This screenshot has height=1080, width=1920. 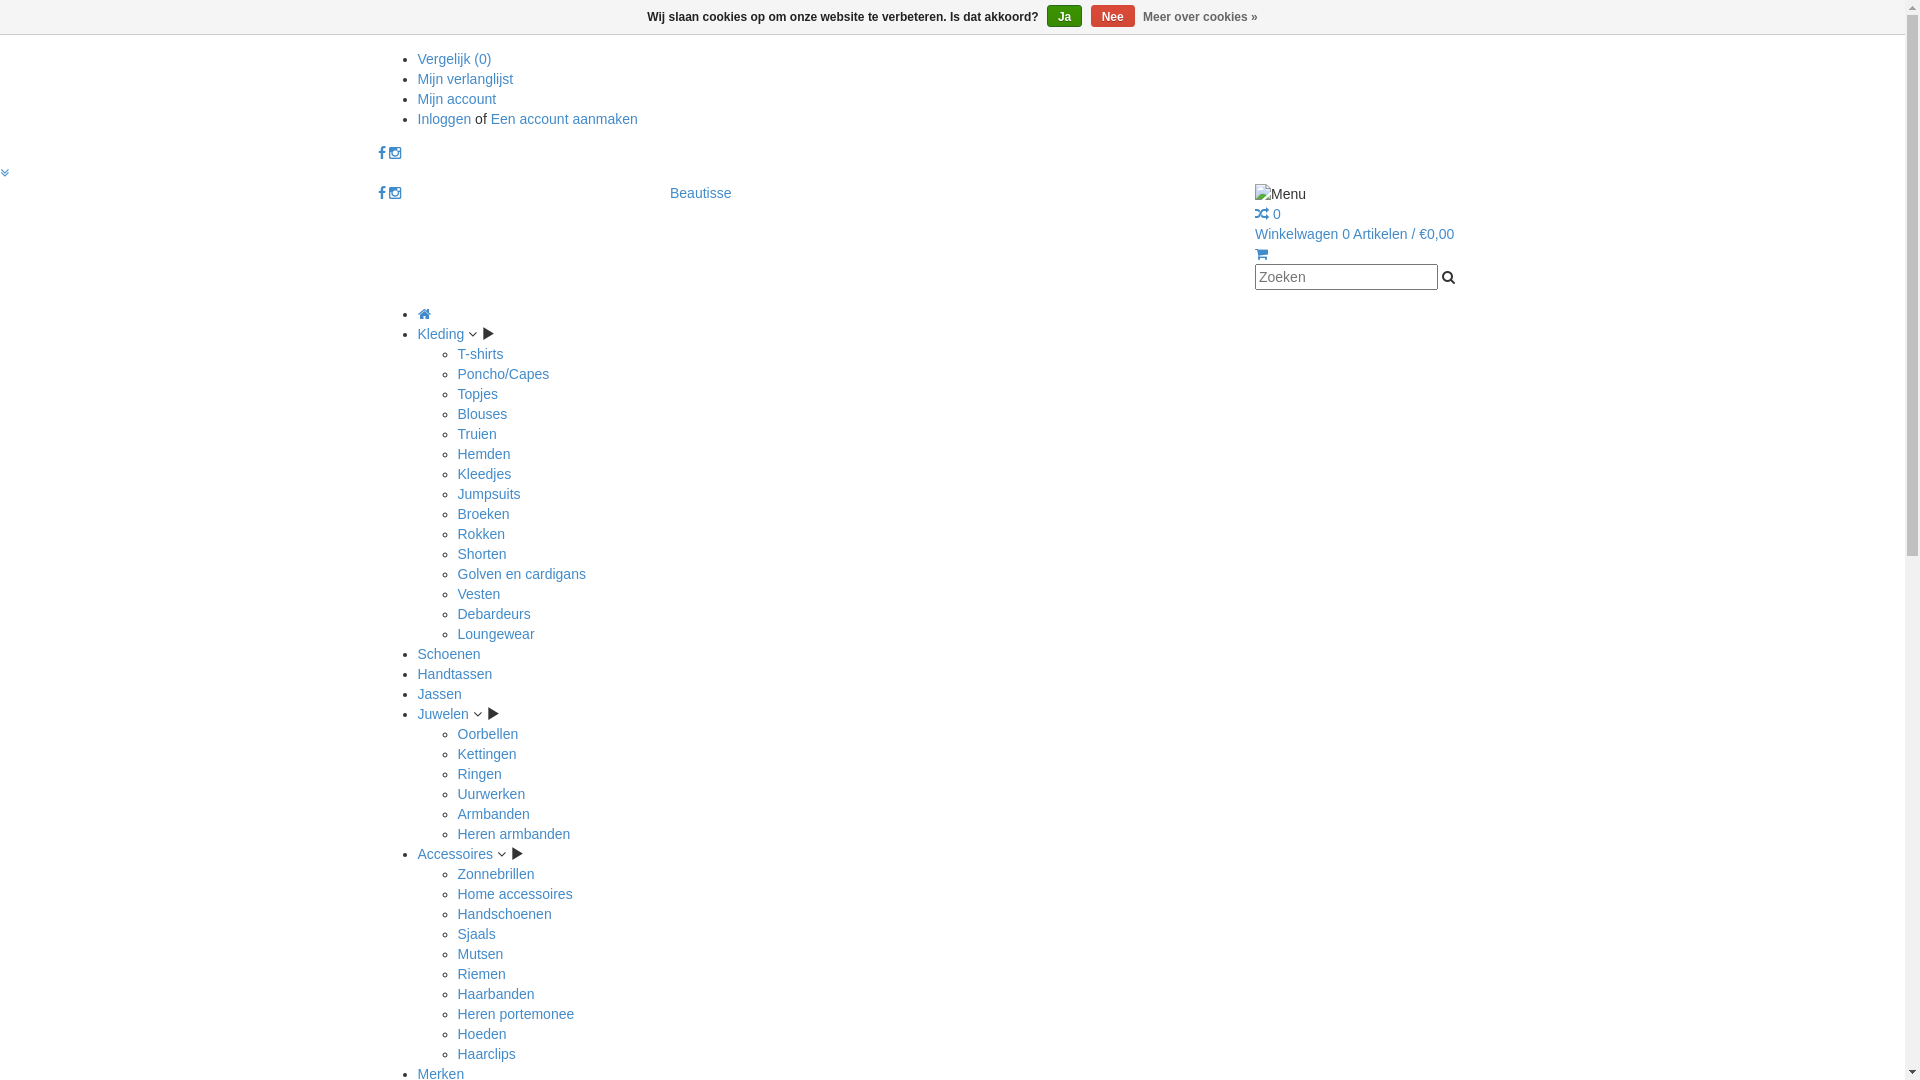 I want to click on 'Schoenen', so click(x=448, y=654).